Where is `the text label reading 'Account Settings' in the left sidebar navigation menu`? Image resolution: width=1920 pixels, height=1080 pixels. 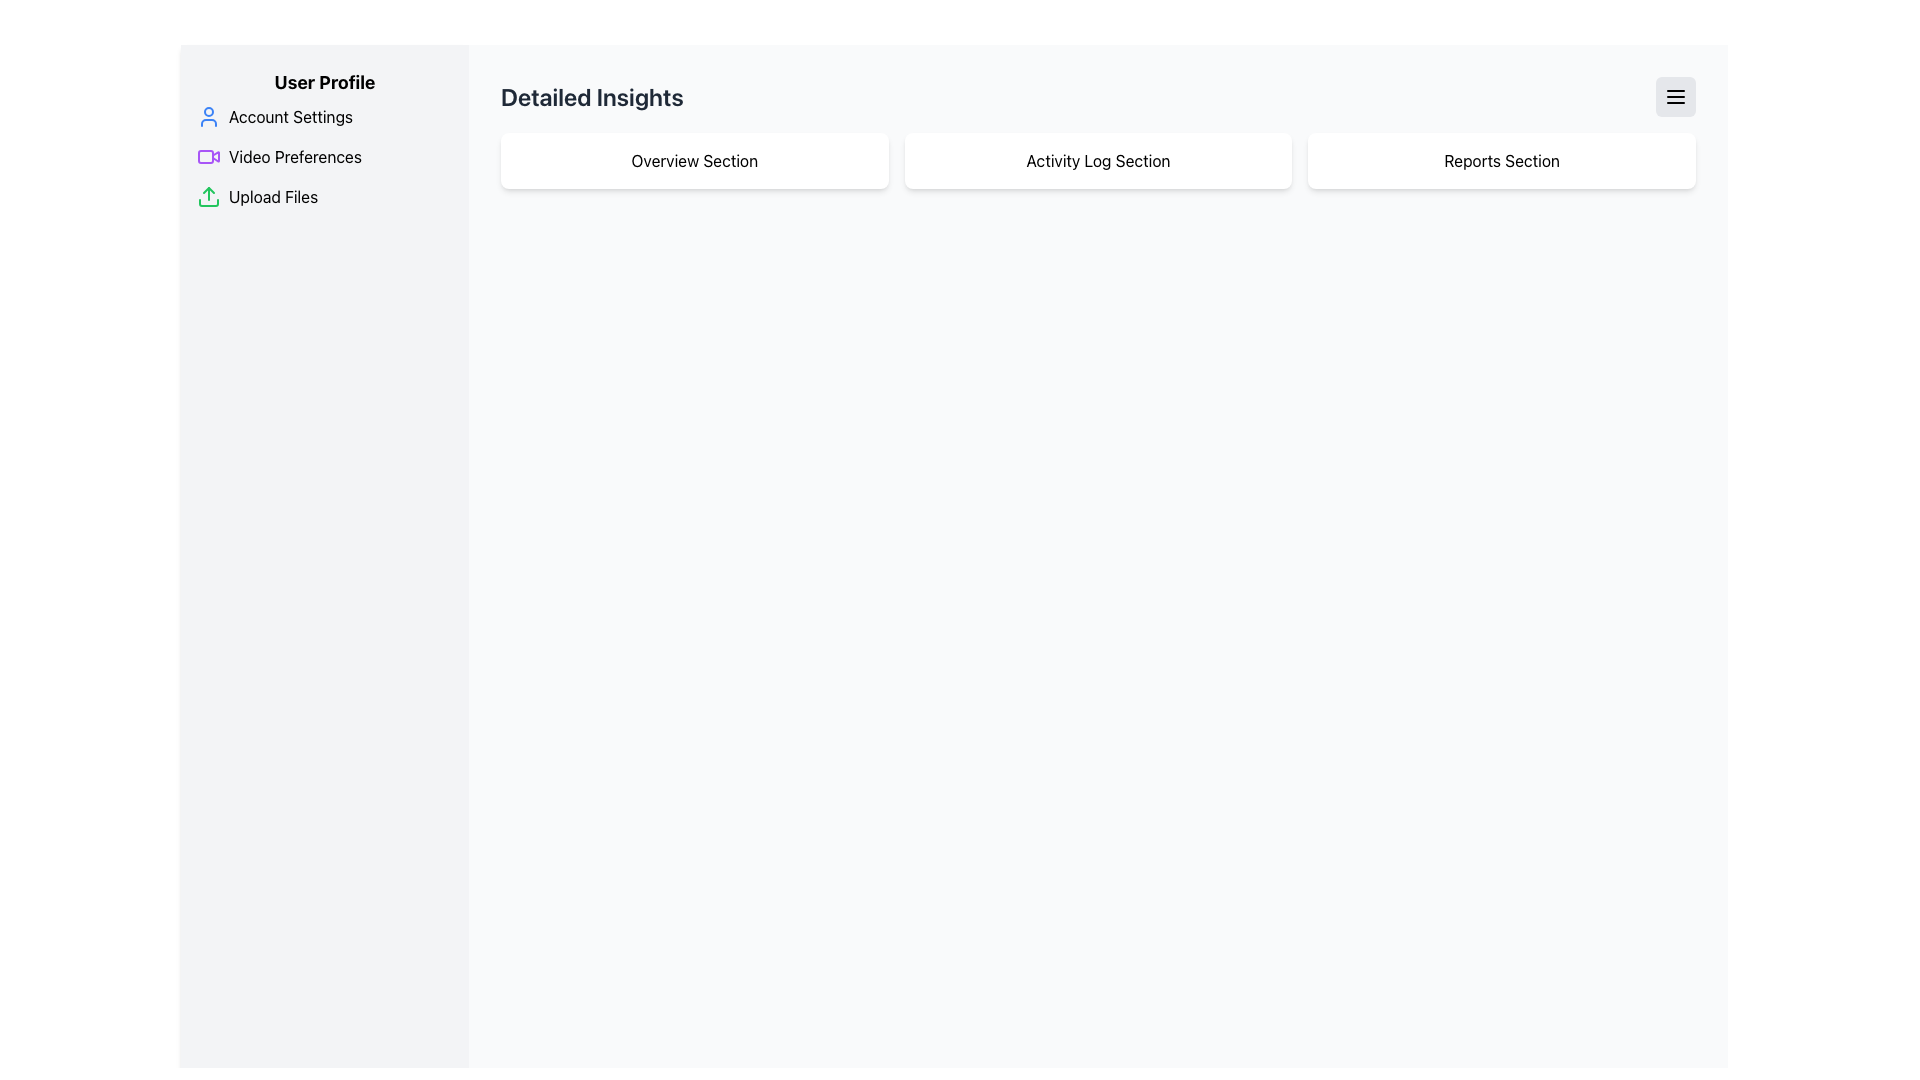 the text label reading 'Account Settings' in the left sidebar navigation menu is located at coordinates (290, 116).